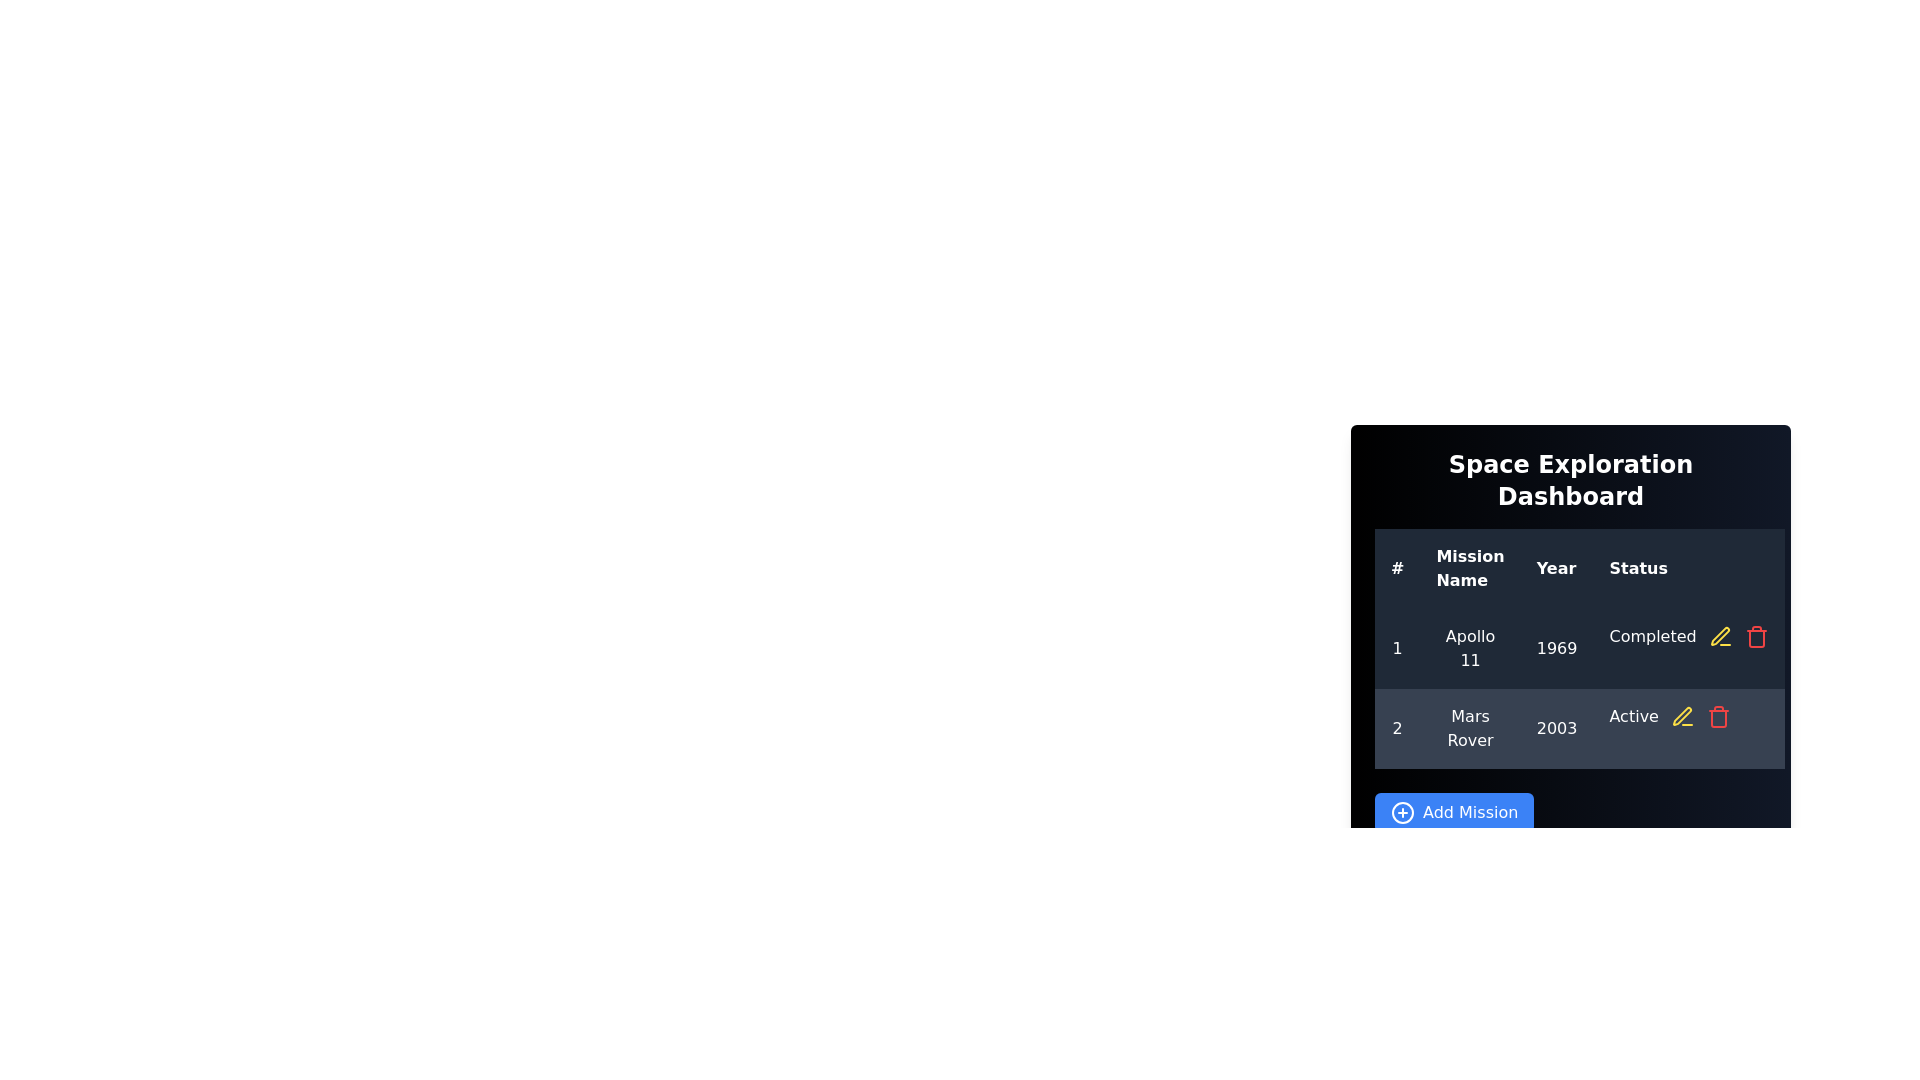  What do you see at coordinates (1396, 648) in the screenshot?
I see `the static text label containing the numeral '1', which is located in the first cell of the first row of the table in the dashboard interface` at bounding box center [1396, 648].